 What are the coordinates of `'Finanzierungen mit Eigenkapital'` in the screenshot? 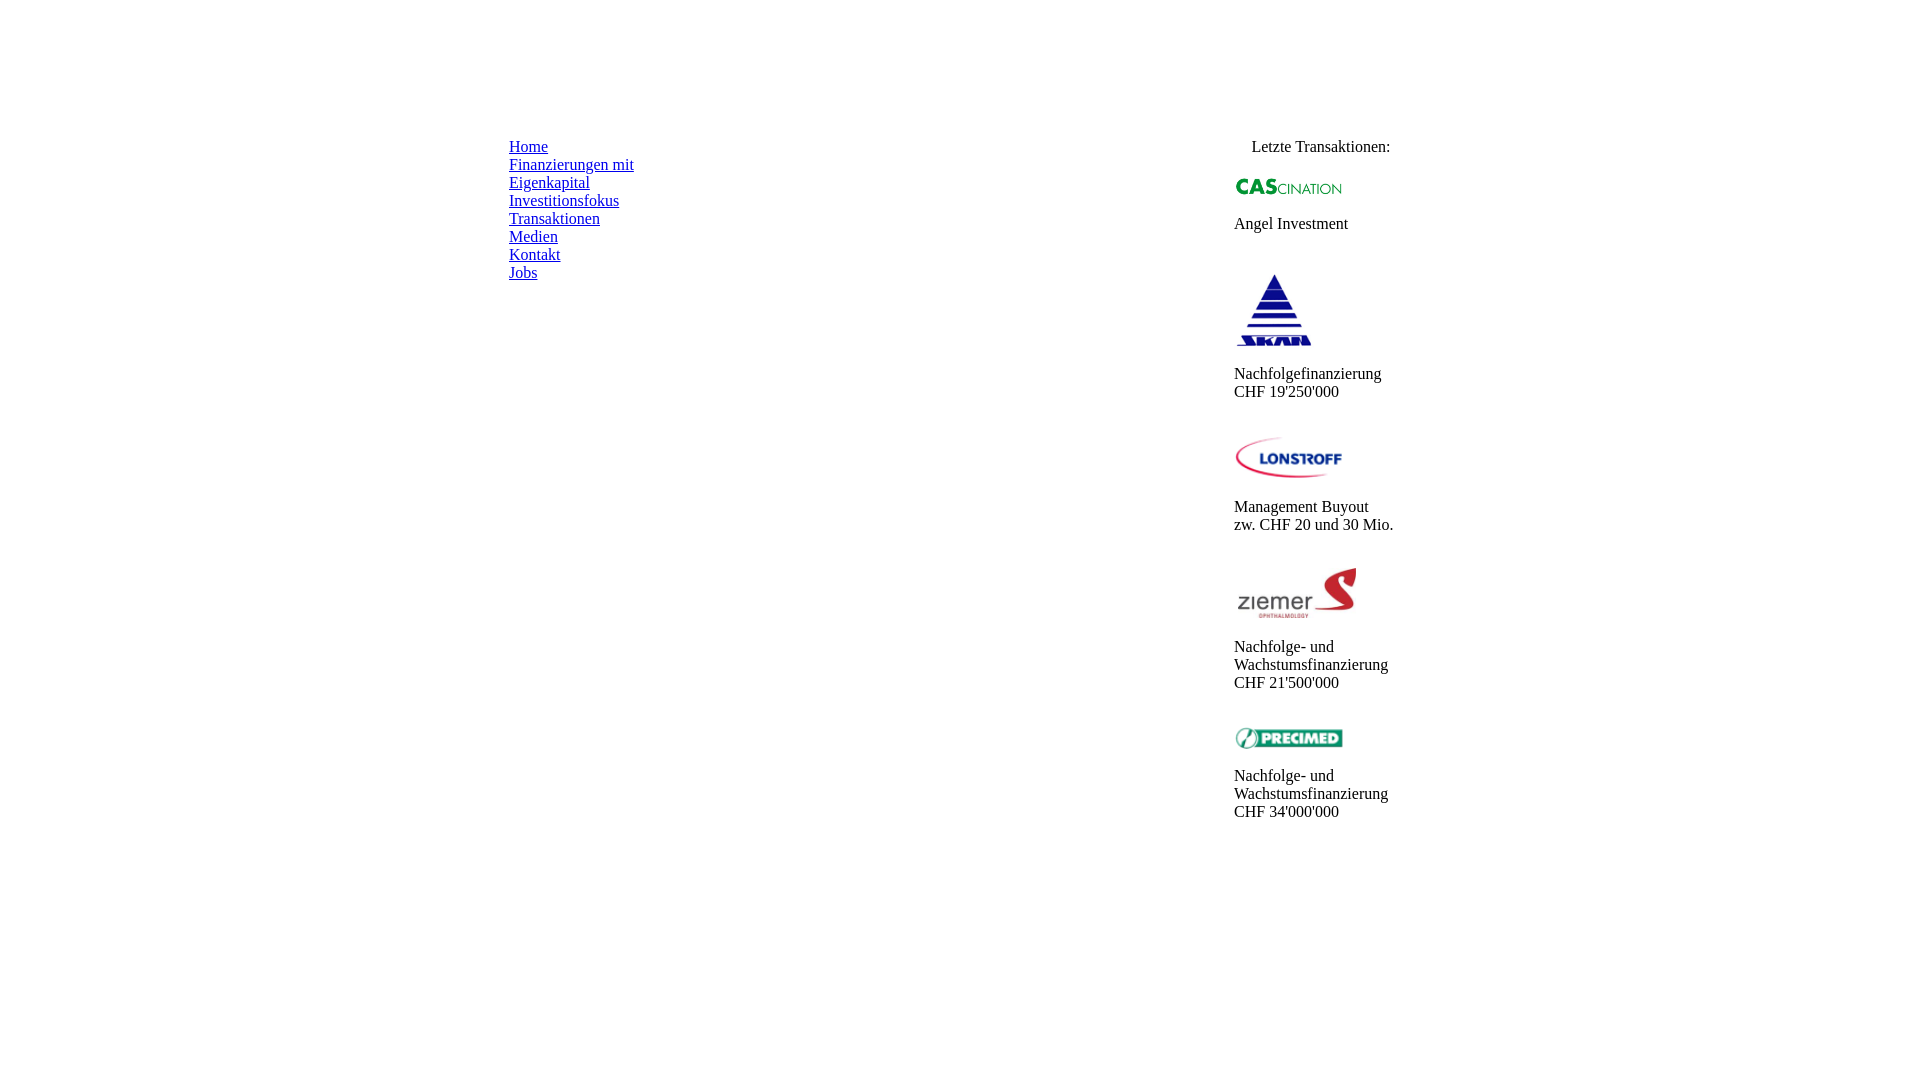 It's located at (570, 172).